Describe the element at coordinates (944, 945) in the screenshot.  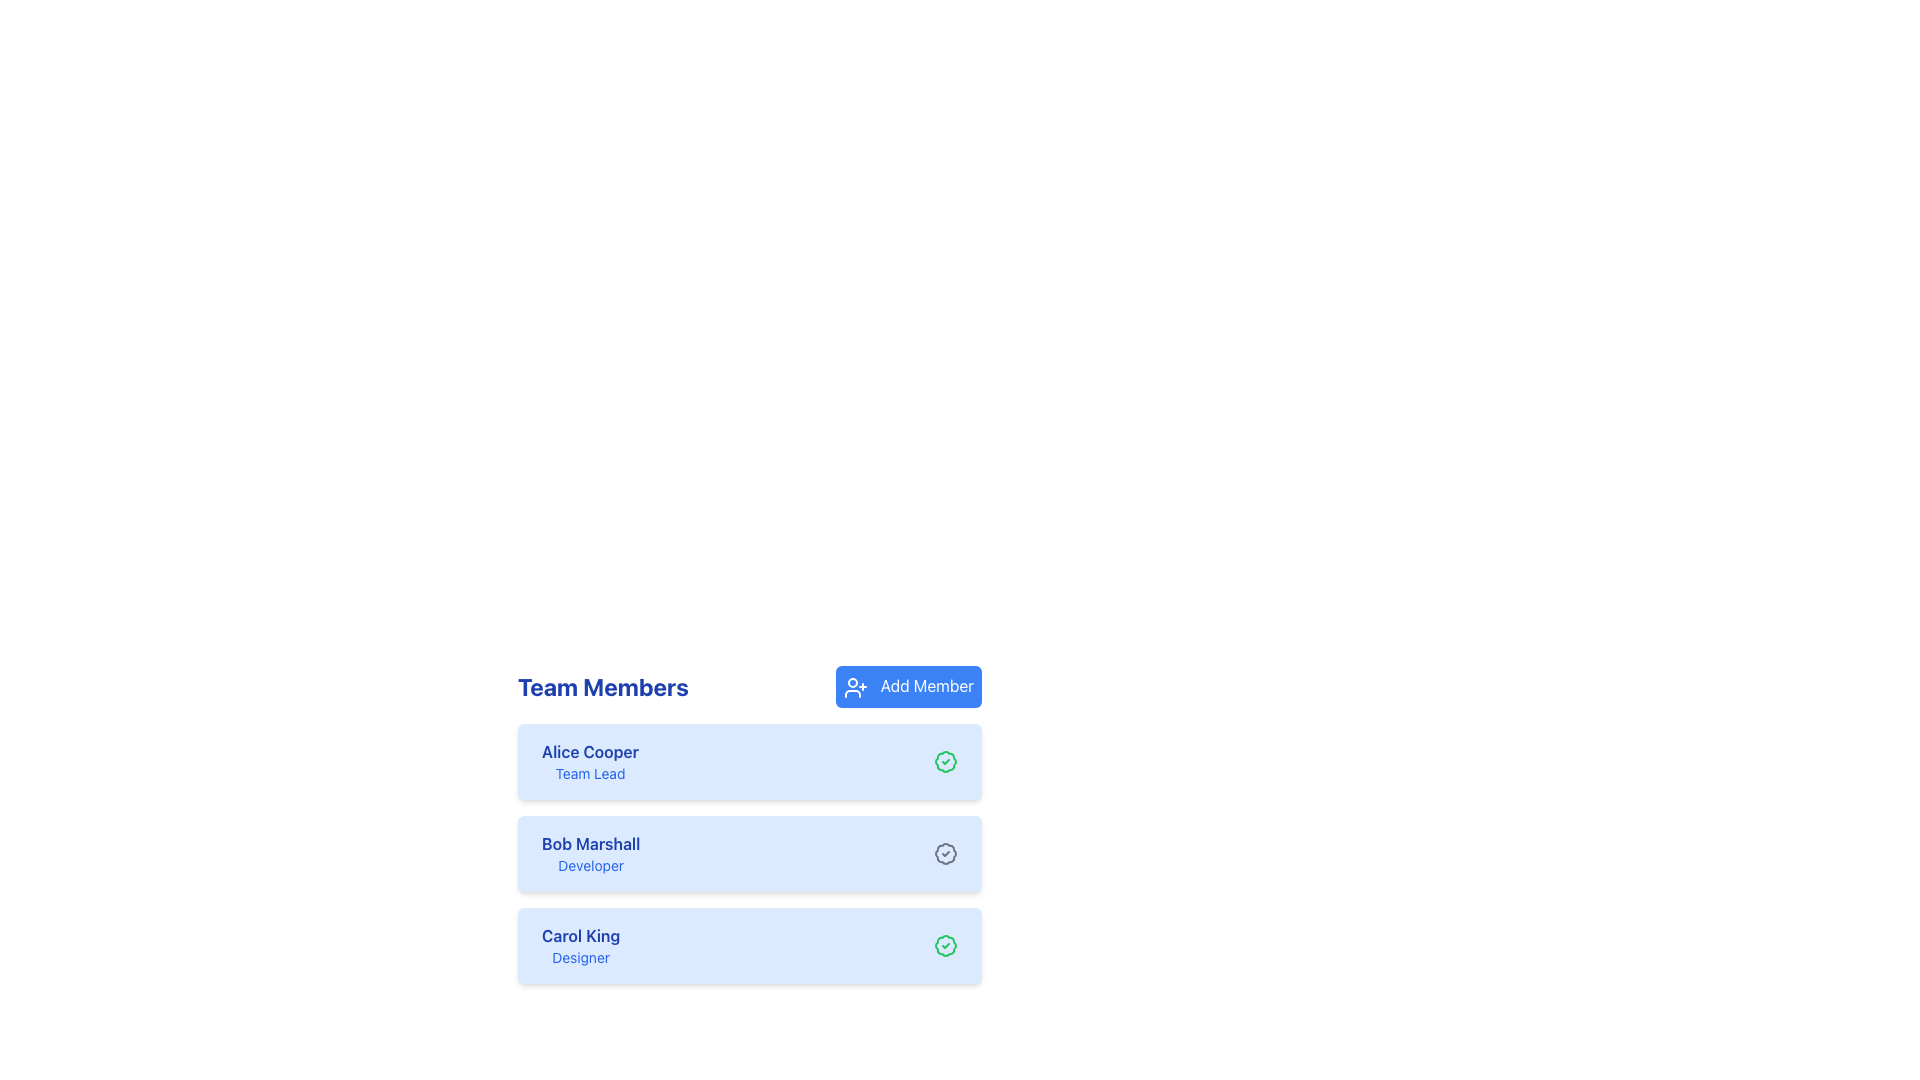
I see `the status icon for team member Carol King, Designer, located in the third row of the 'Team Members' section` at that location.